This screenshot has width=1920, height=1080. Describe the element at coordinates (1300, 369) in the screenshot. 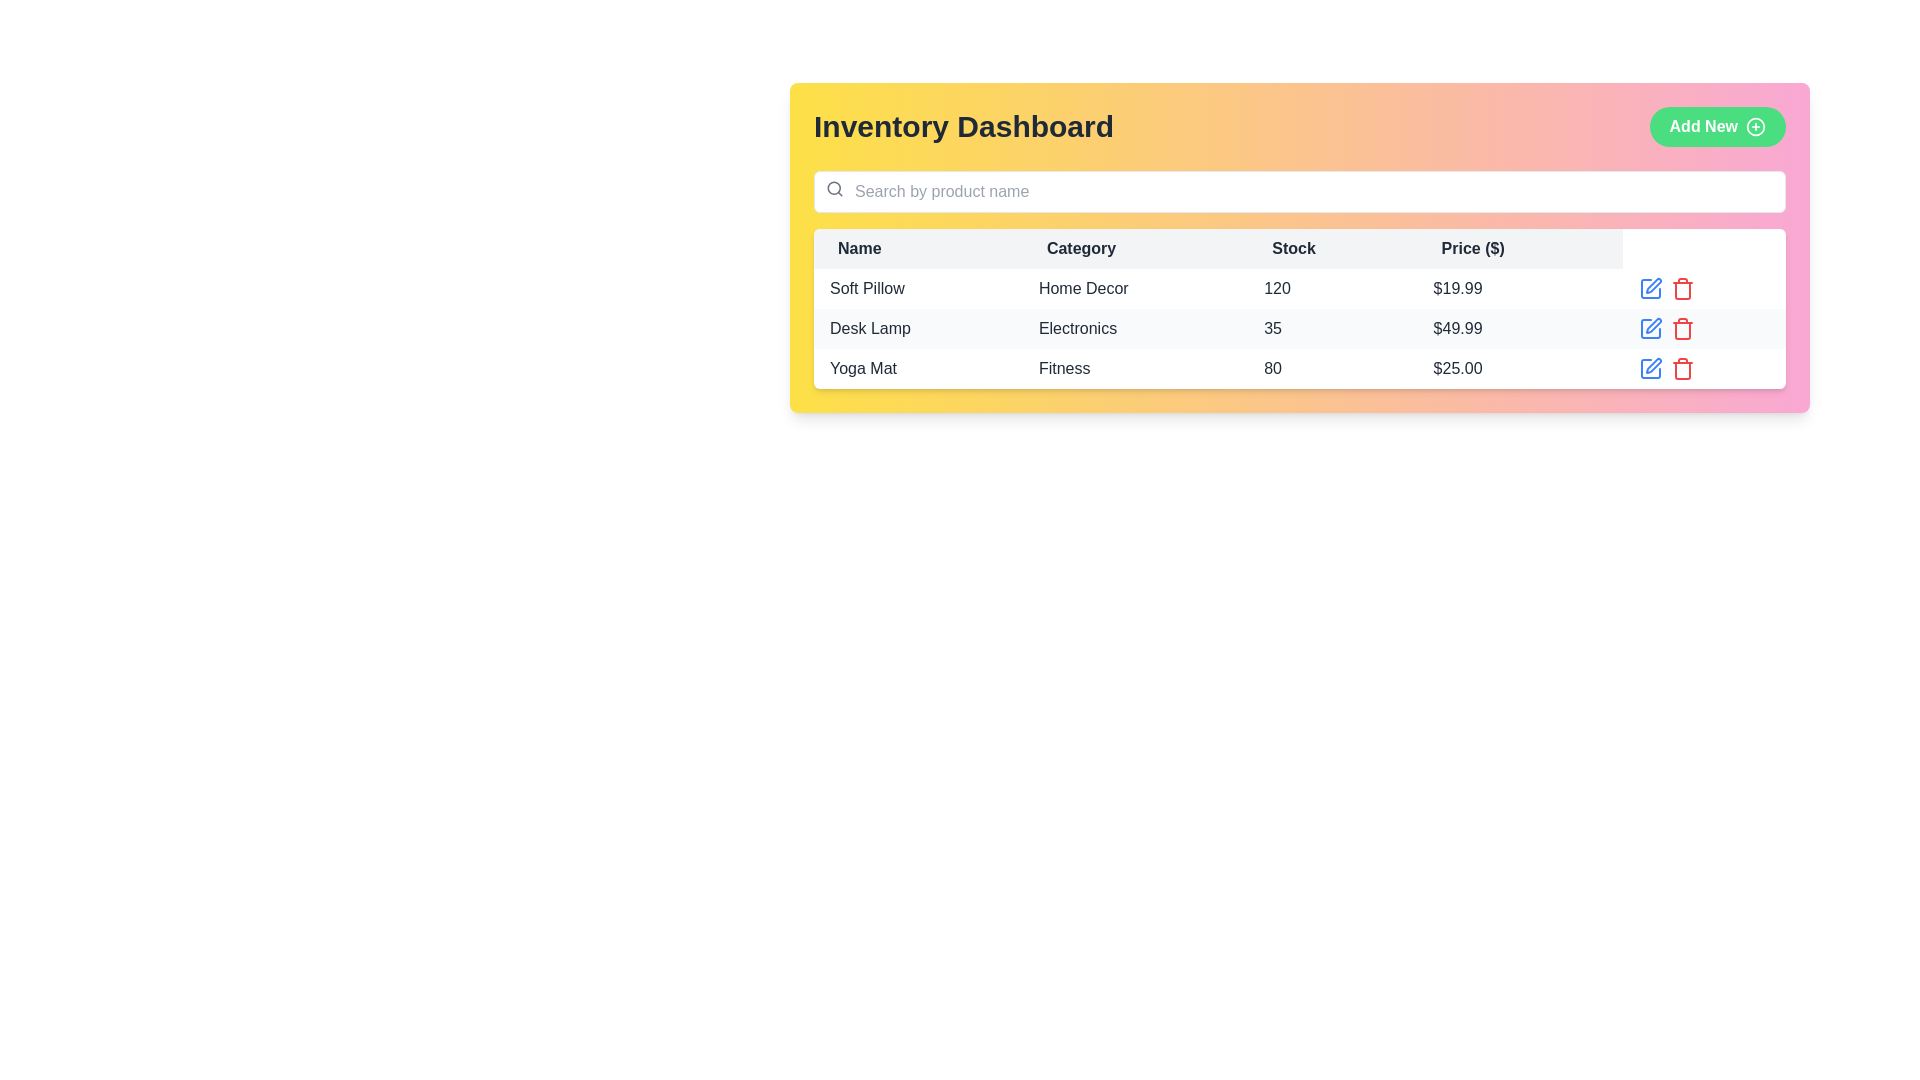

I see `the third row in the inventory table that displays 'Yoga Mat', 'Fitness', '80', and '$25.00' using adjacent controls` at that location.